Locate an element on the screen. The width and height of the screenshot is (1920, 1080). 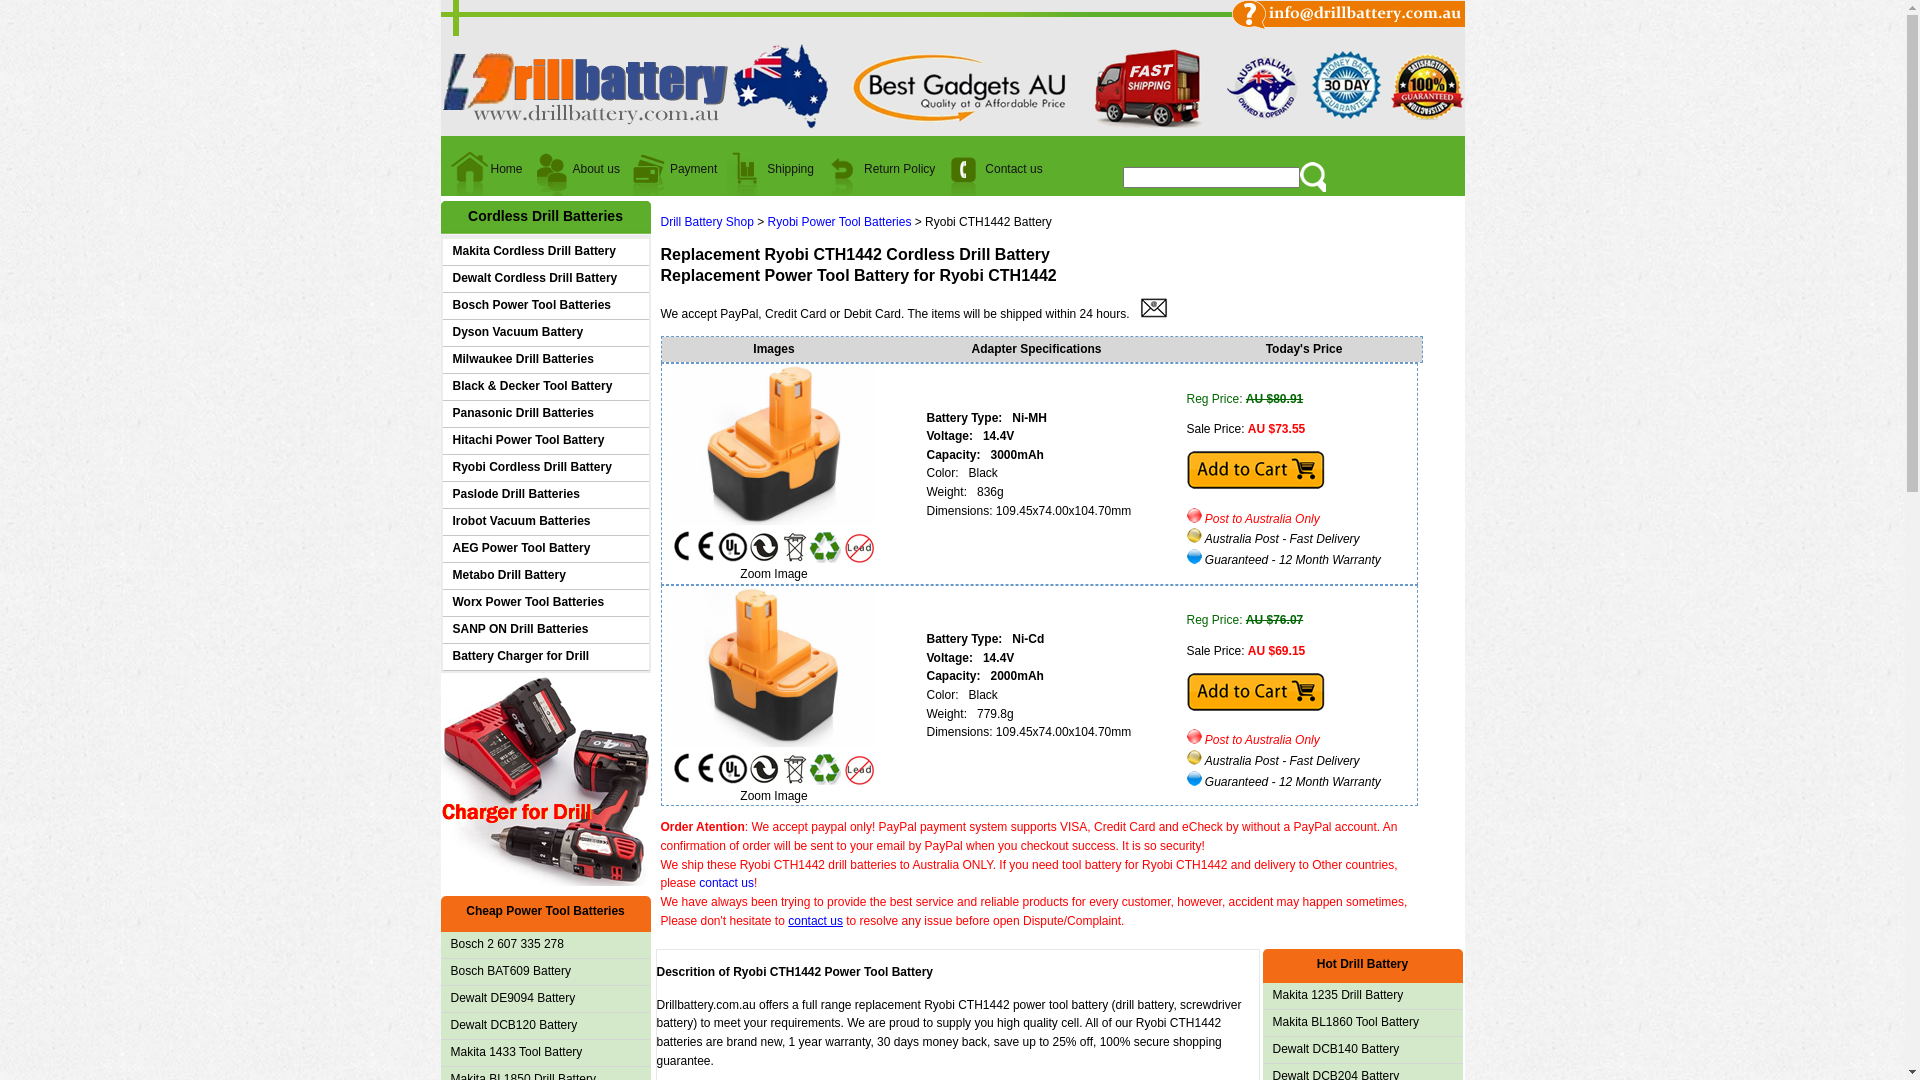
'Makita BL1860 Tool Battery' is located at coordinates (1261, 1022).